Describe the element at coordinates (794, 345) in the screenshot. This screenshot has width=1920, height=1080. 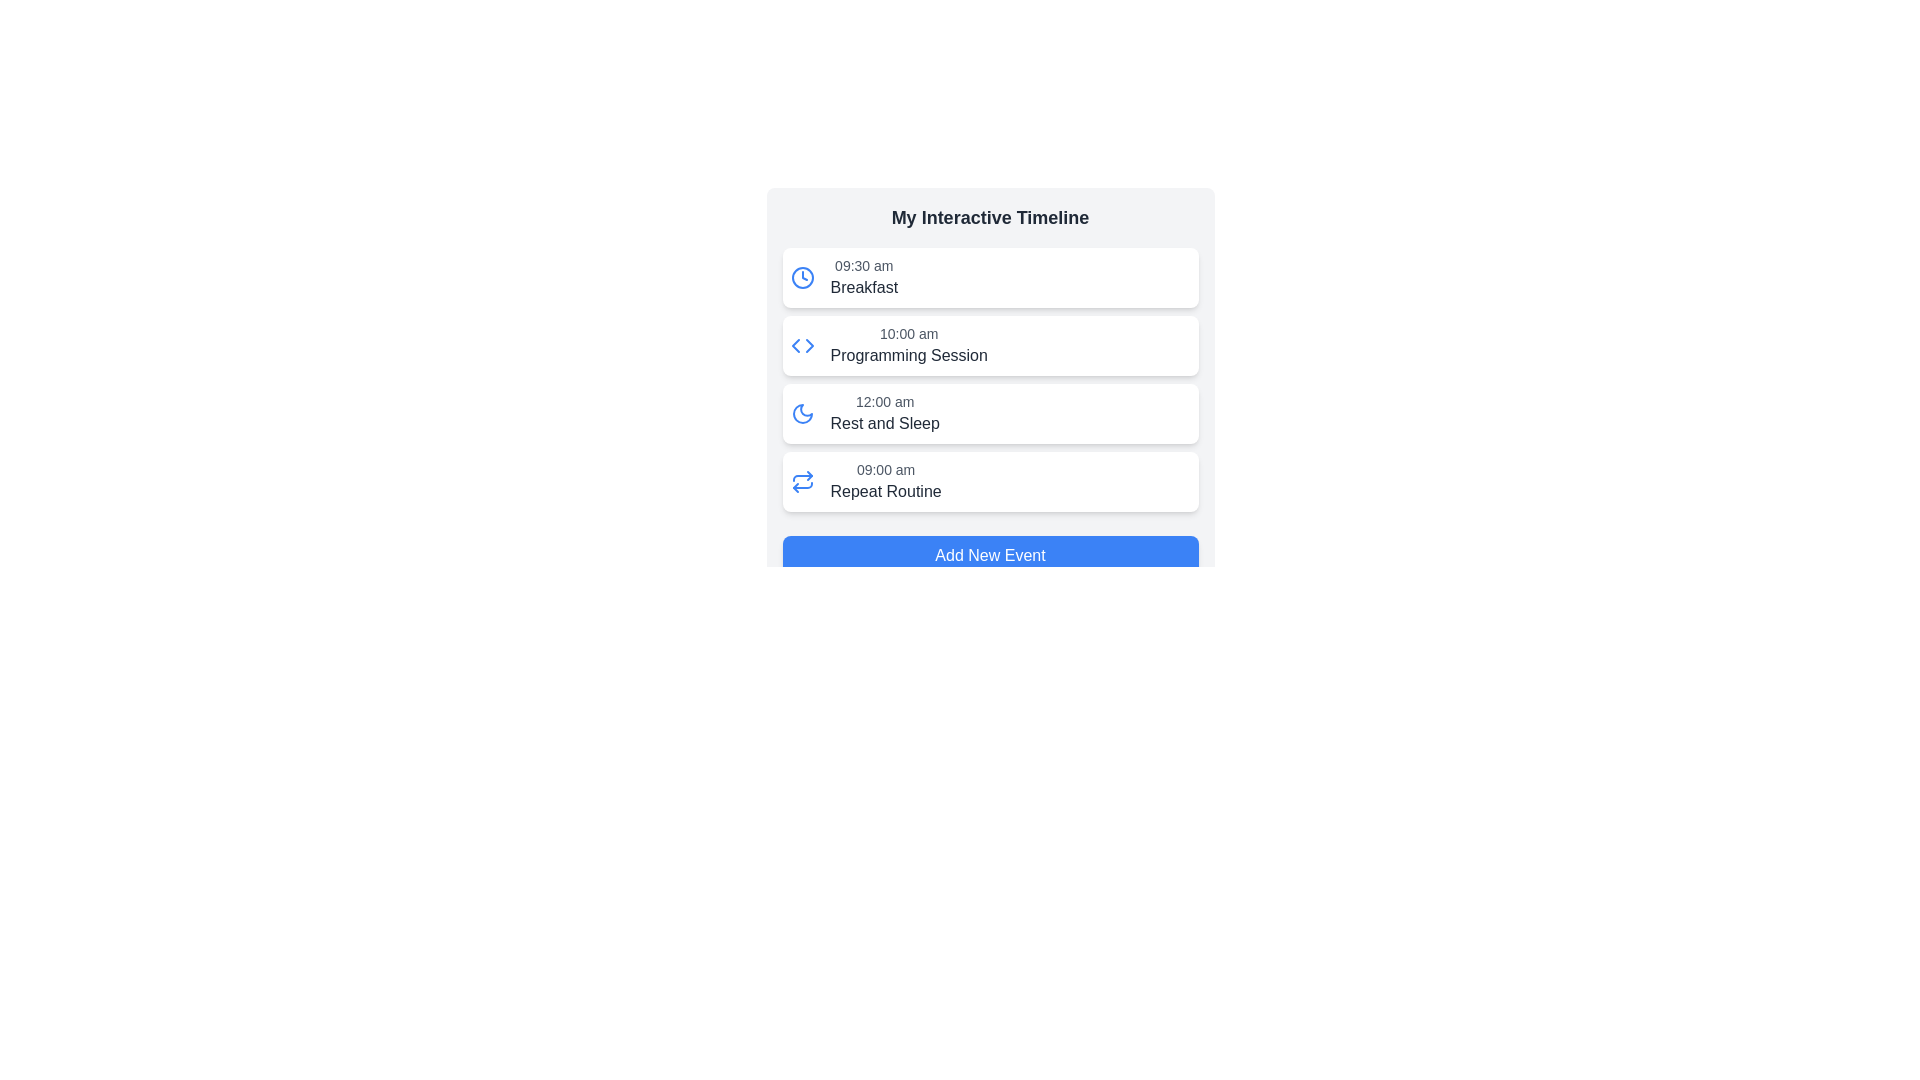
I see `the graphical vector element that indicates navigation related to the 'Programming Session' event on the timeline, located slightly to the left of the center of the icon` at that location.